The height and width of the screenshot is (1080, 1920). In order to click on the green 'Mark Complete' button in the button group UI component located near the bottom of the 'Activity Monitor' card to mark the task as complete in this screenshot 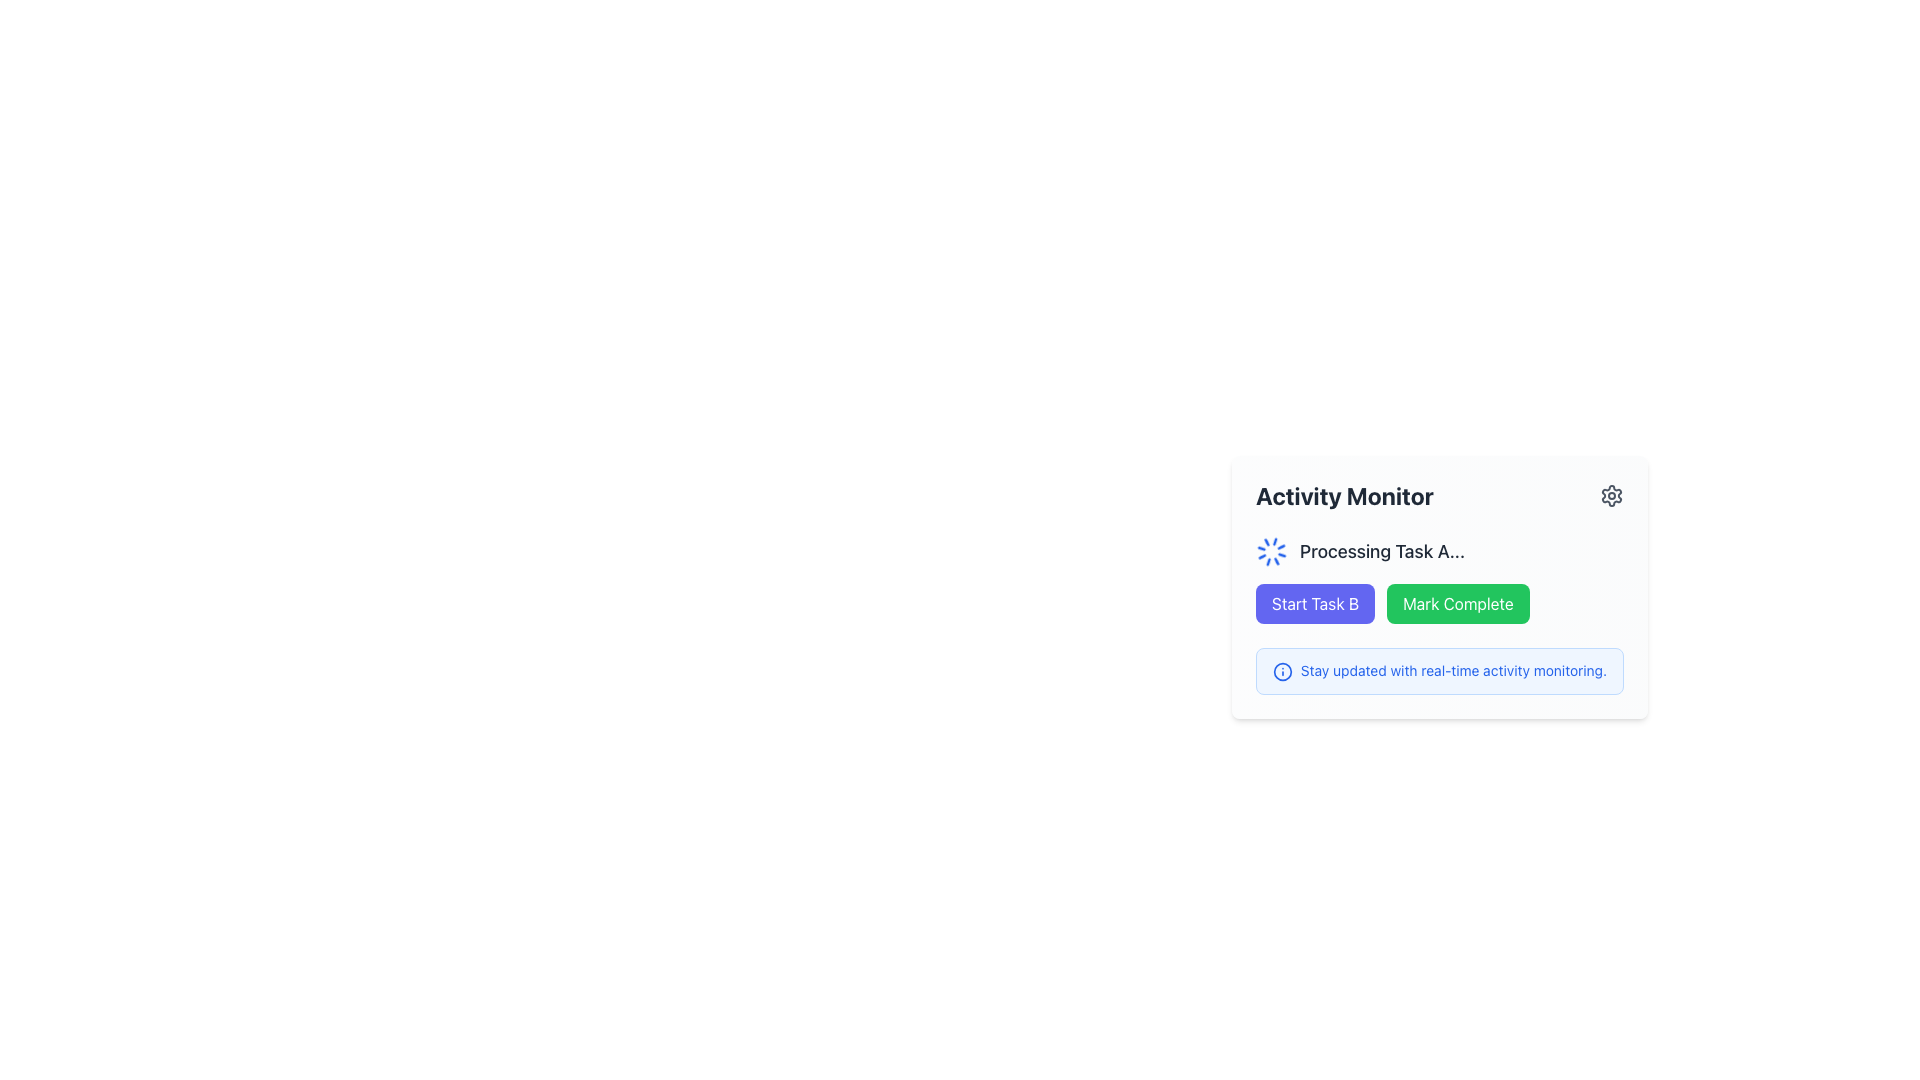, I will do `click(1440, 603)`.